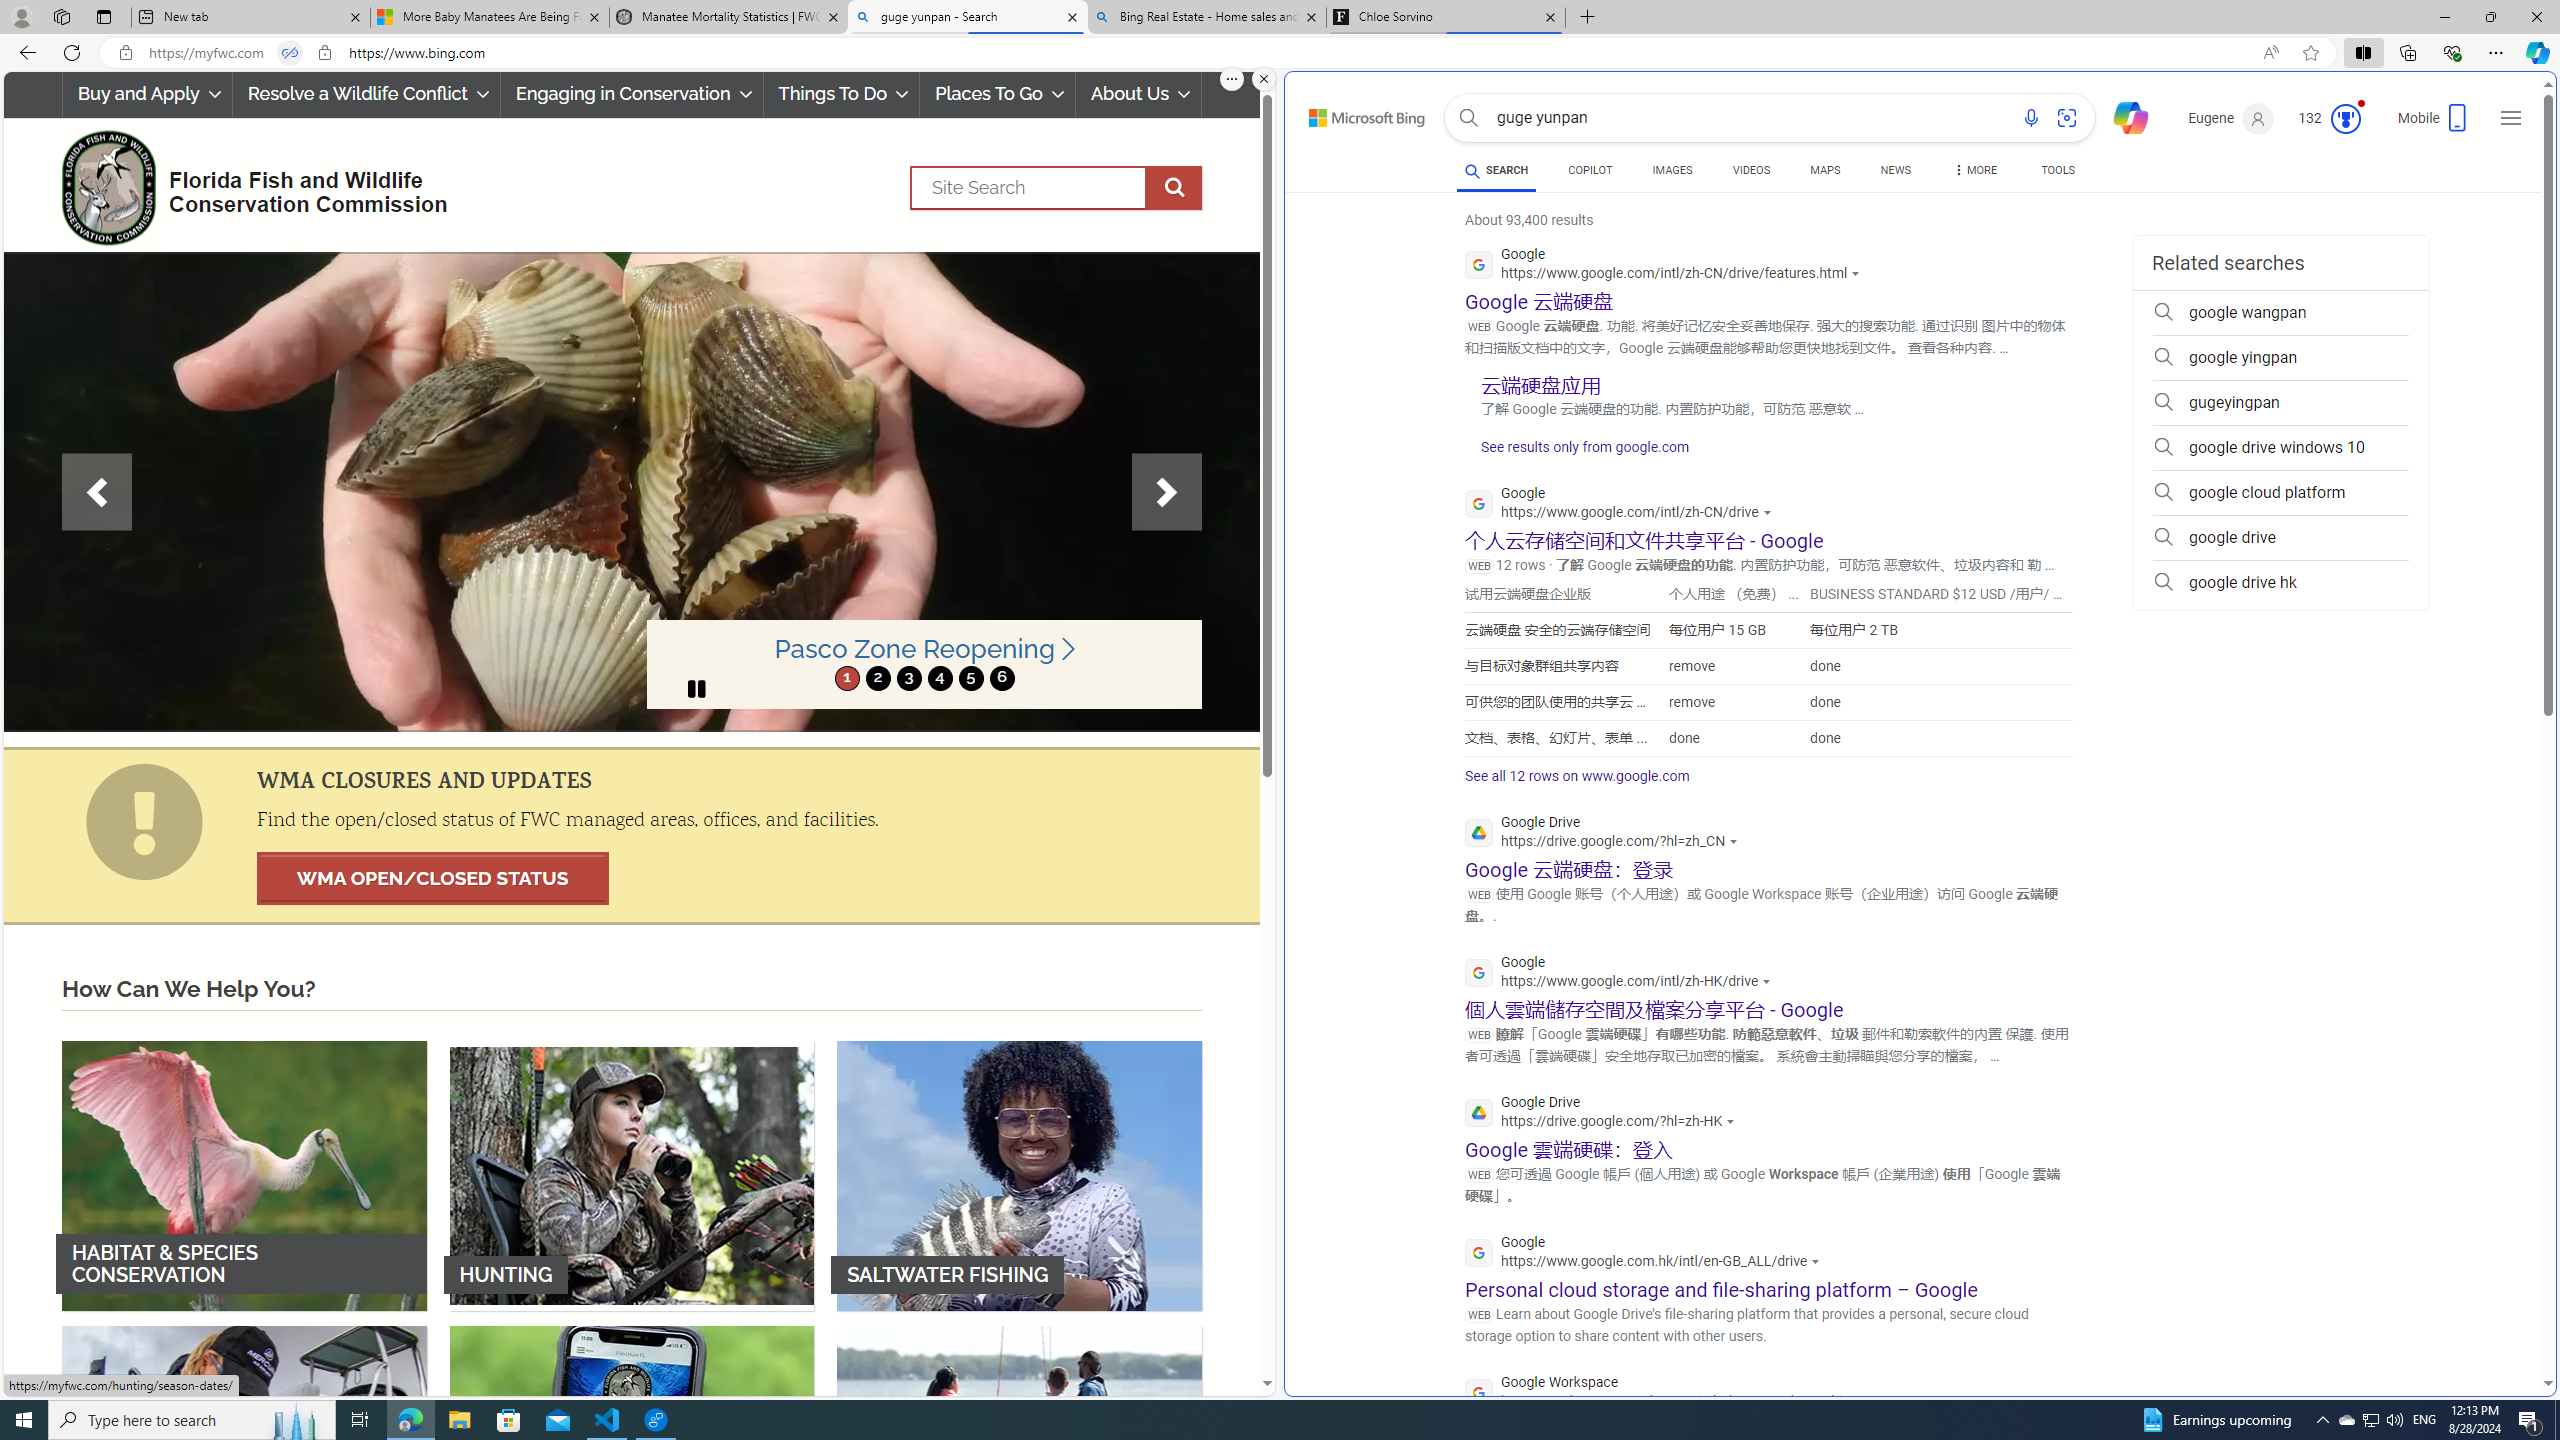 This screenshot has width=2560, height=1440. I want to click on '2', so click(877, 677).